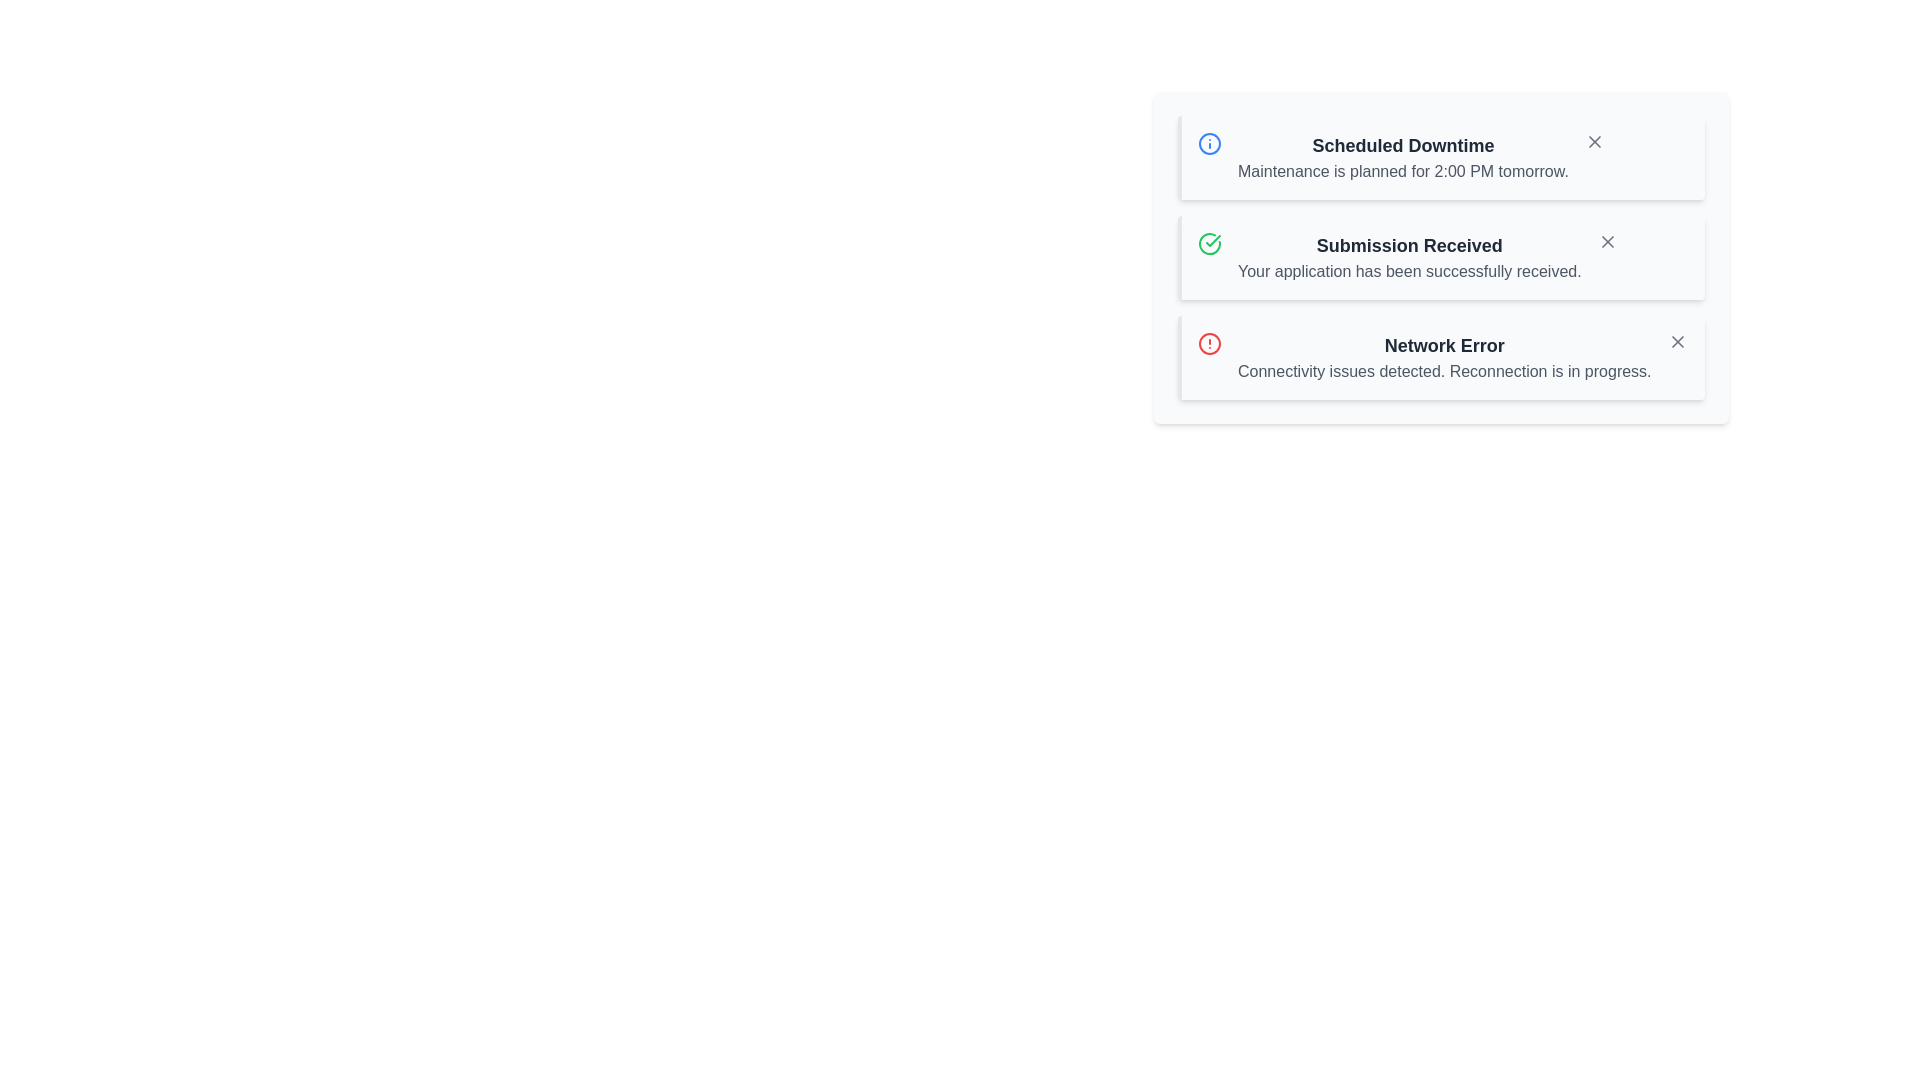 The height and width of the screenshot is (1080, 1920). I want to click on the close button located at the far-right of the 'Network Error' message card, so click(1677, 341).